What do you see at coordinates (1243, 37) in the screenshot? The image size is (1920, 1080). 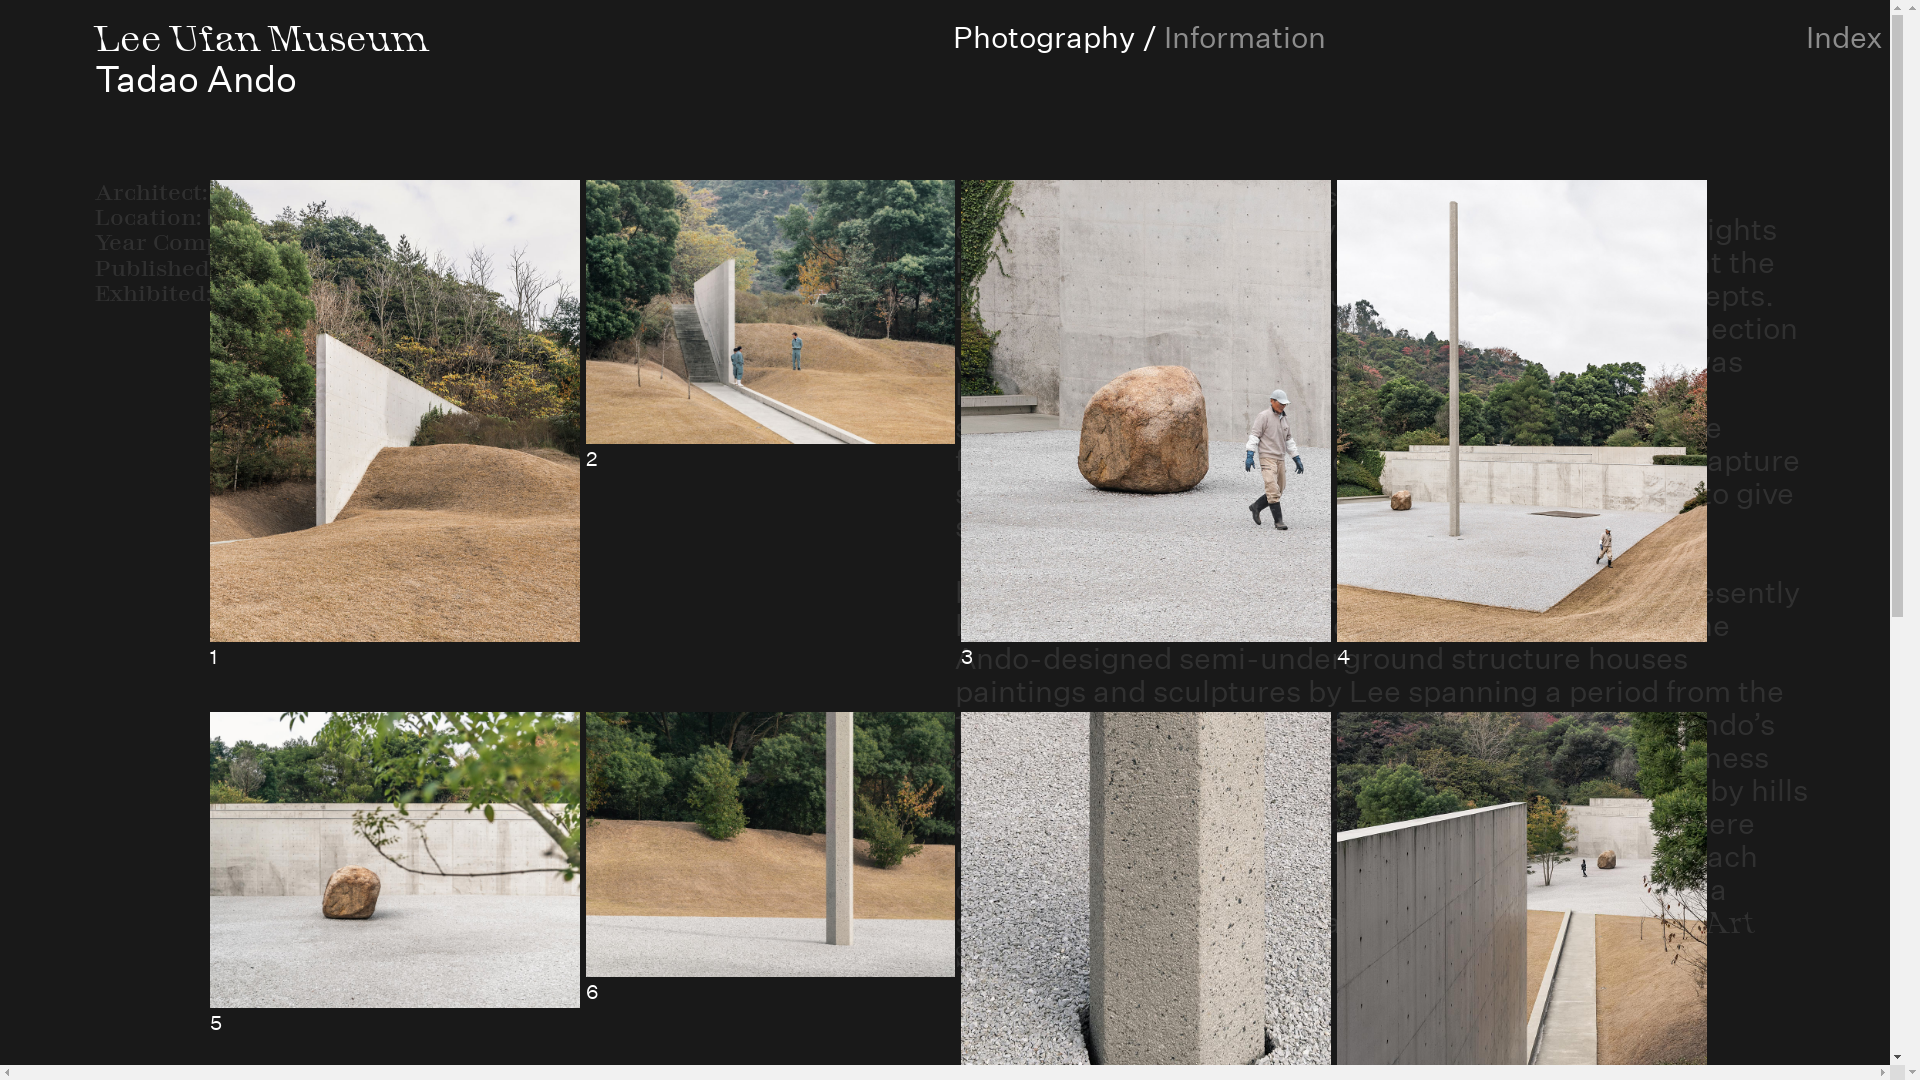 I see `'Information'` at bounding box center [1243, 37].